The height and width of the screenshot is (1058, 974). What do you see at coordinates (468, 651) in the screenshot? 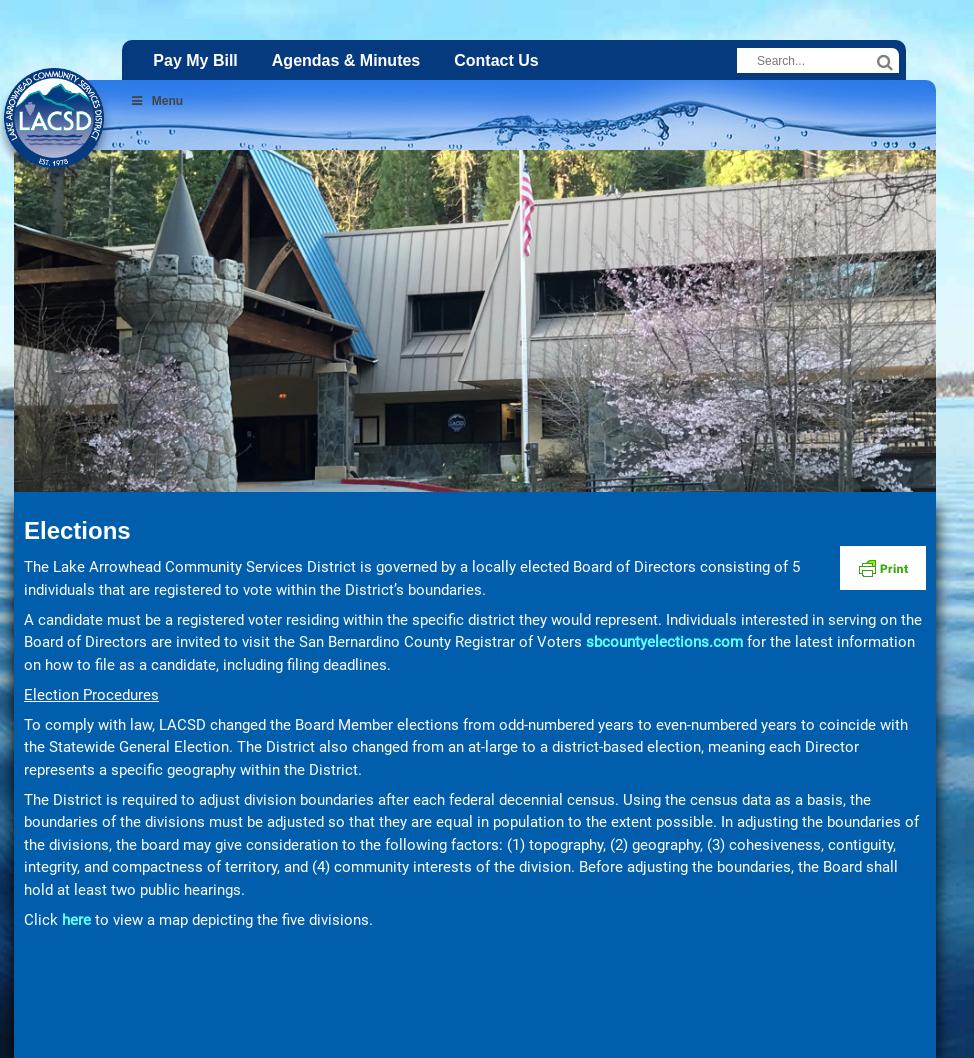
I see `'for the latest information on how to file as a candidate, including filing deadlines.'` at bounding box center [468, 651].